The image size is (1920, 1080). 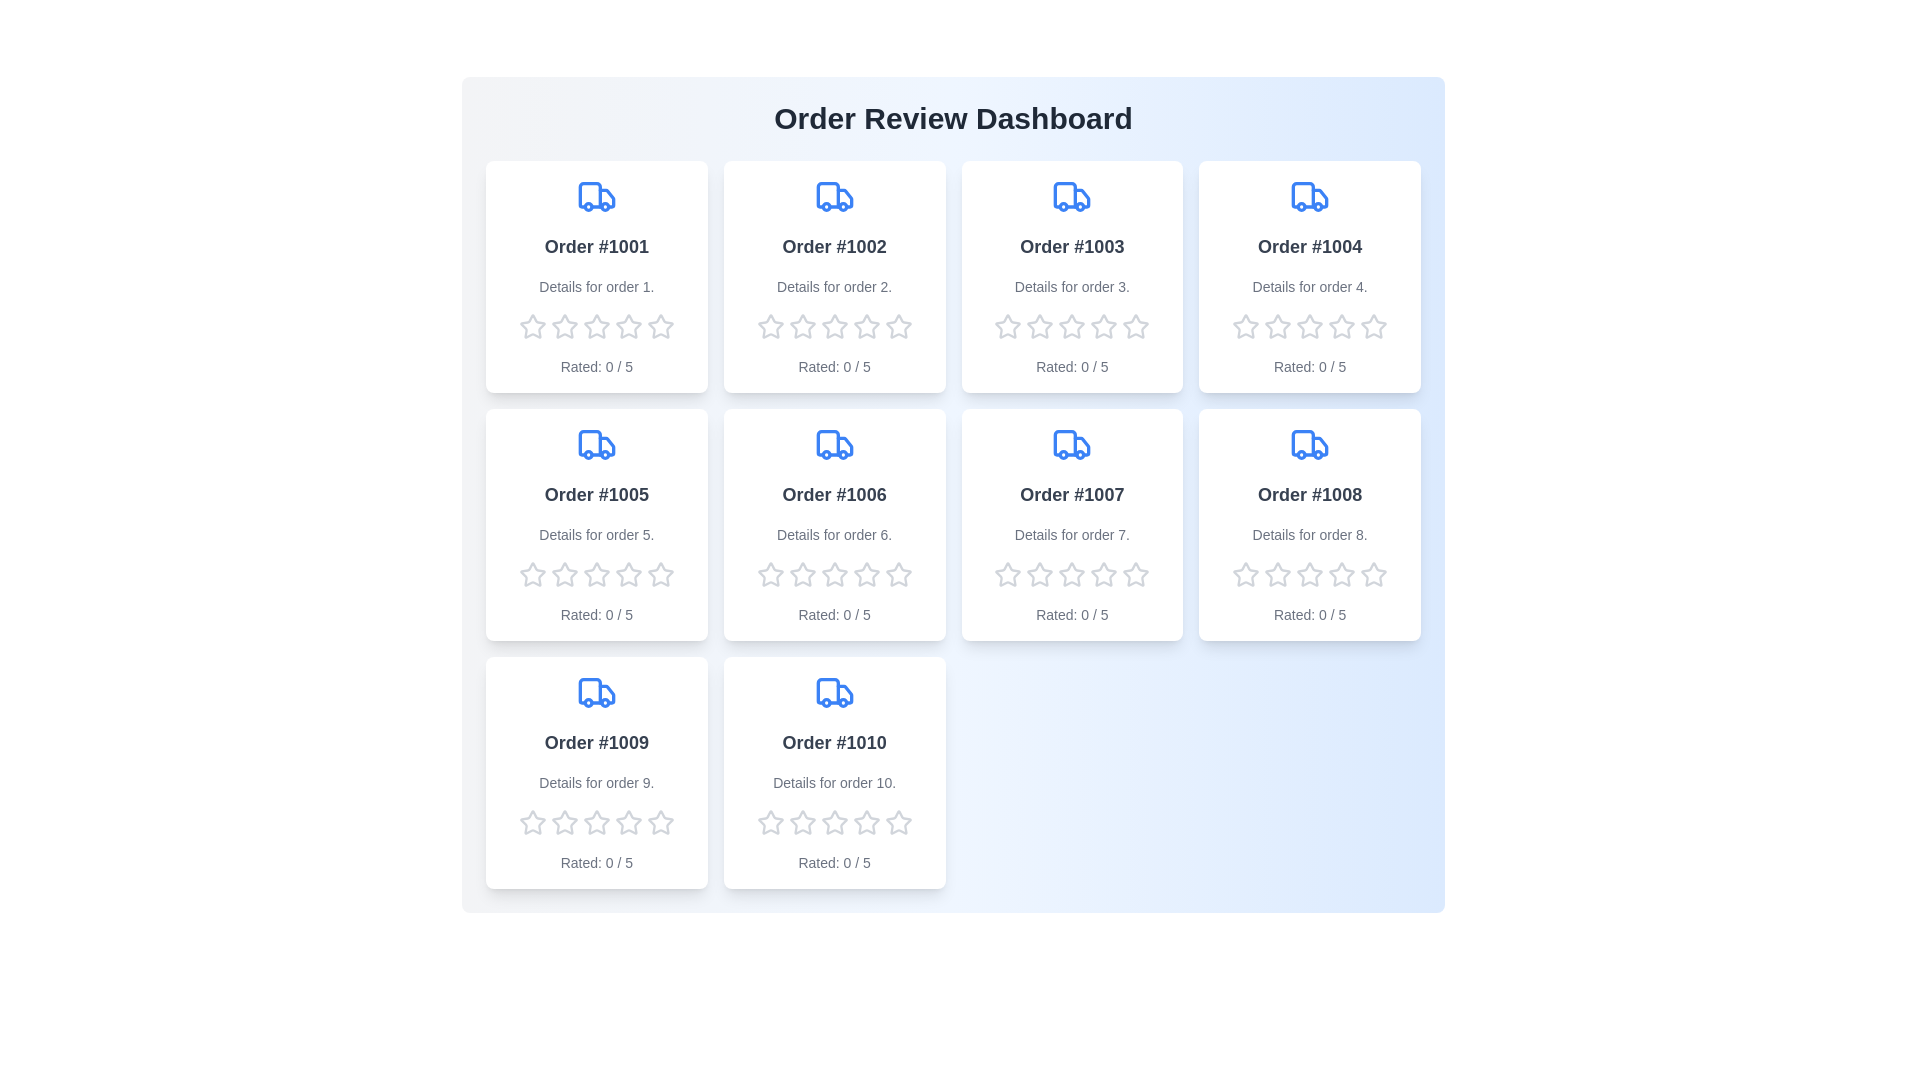 What do you see at coordinates (595, 277) in the screenshot?
I see `the text area of the order to inspect its details` at bounding box center [595, 277].